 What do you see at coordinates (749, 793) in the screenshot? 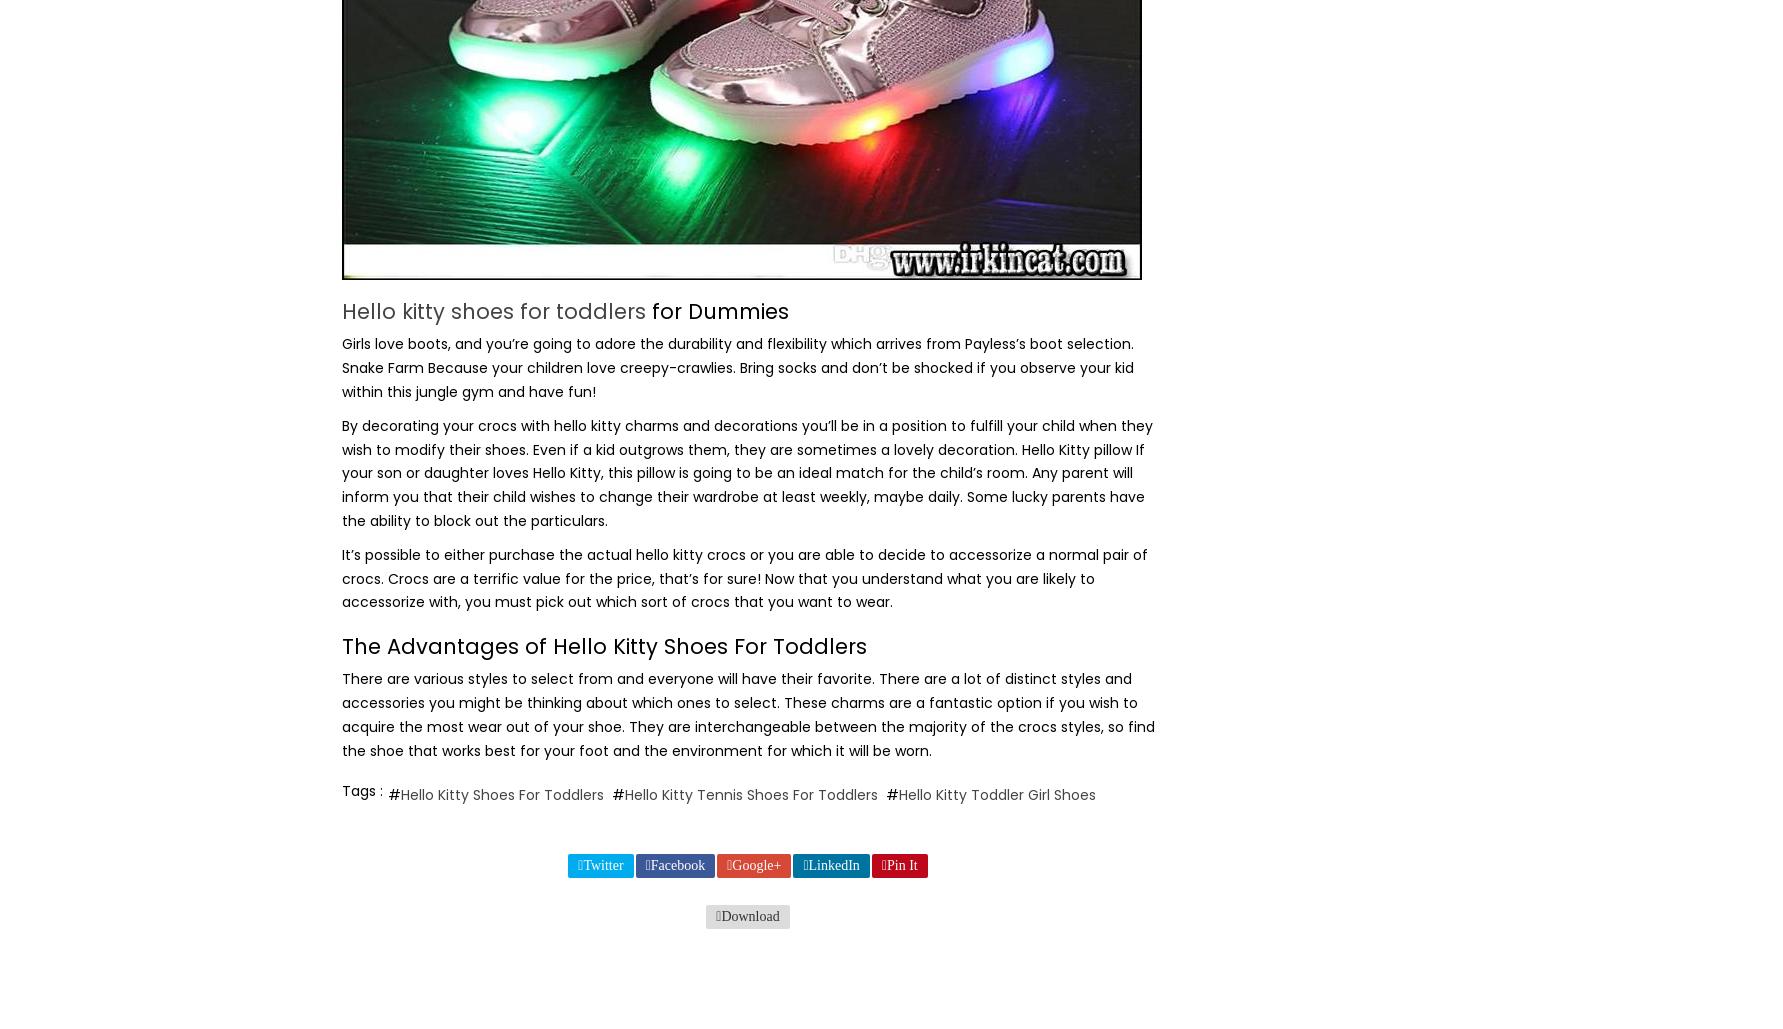
I see `'Hello Kitty Tennis Shoes For Toddlers'` at bounding box center [749, 793].